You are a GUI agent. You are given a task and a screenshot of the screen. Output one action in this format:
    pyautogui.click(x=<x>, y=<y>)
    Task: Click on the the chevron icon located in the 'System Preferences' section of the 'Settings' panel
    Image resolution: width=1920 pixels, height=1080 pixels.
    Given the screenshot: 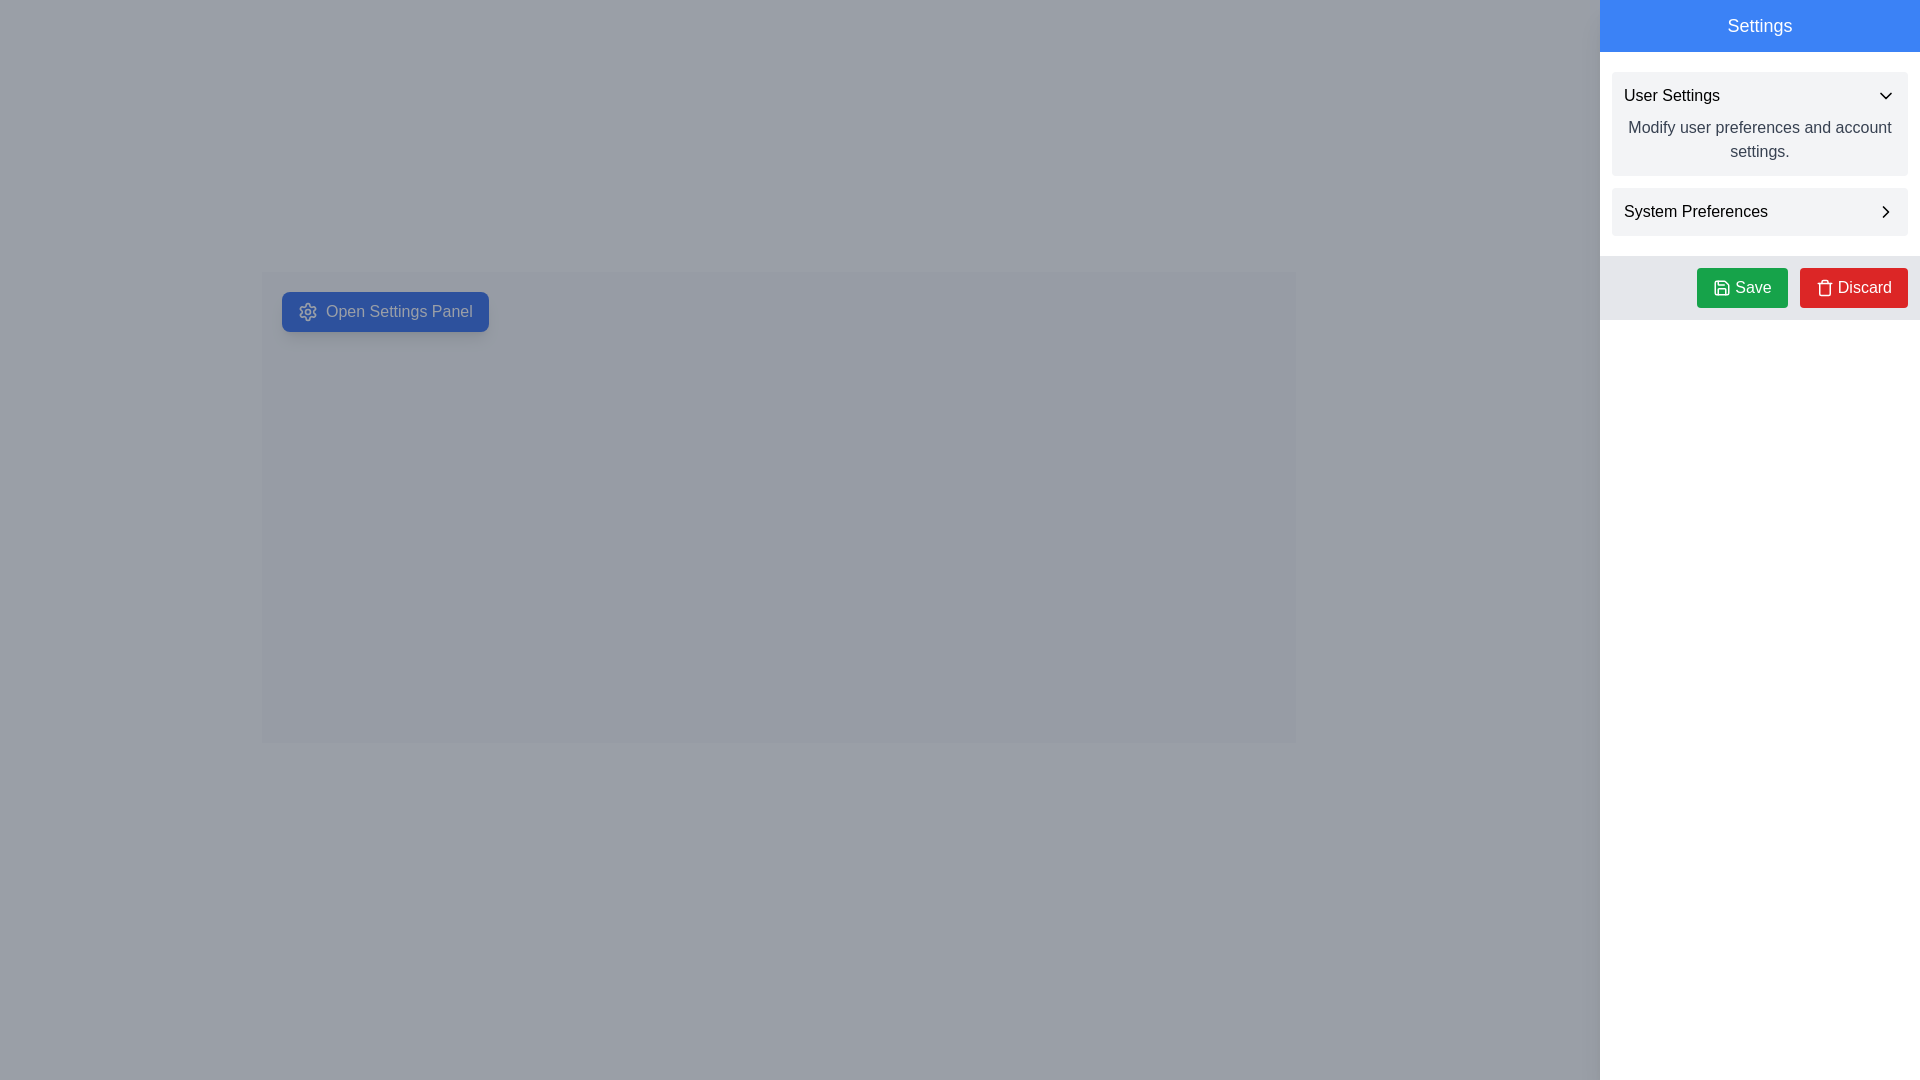 What is the action you would take?
    pyautogui.click(x=1885, y=212)
    